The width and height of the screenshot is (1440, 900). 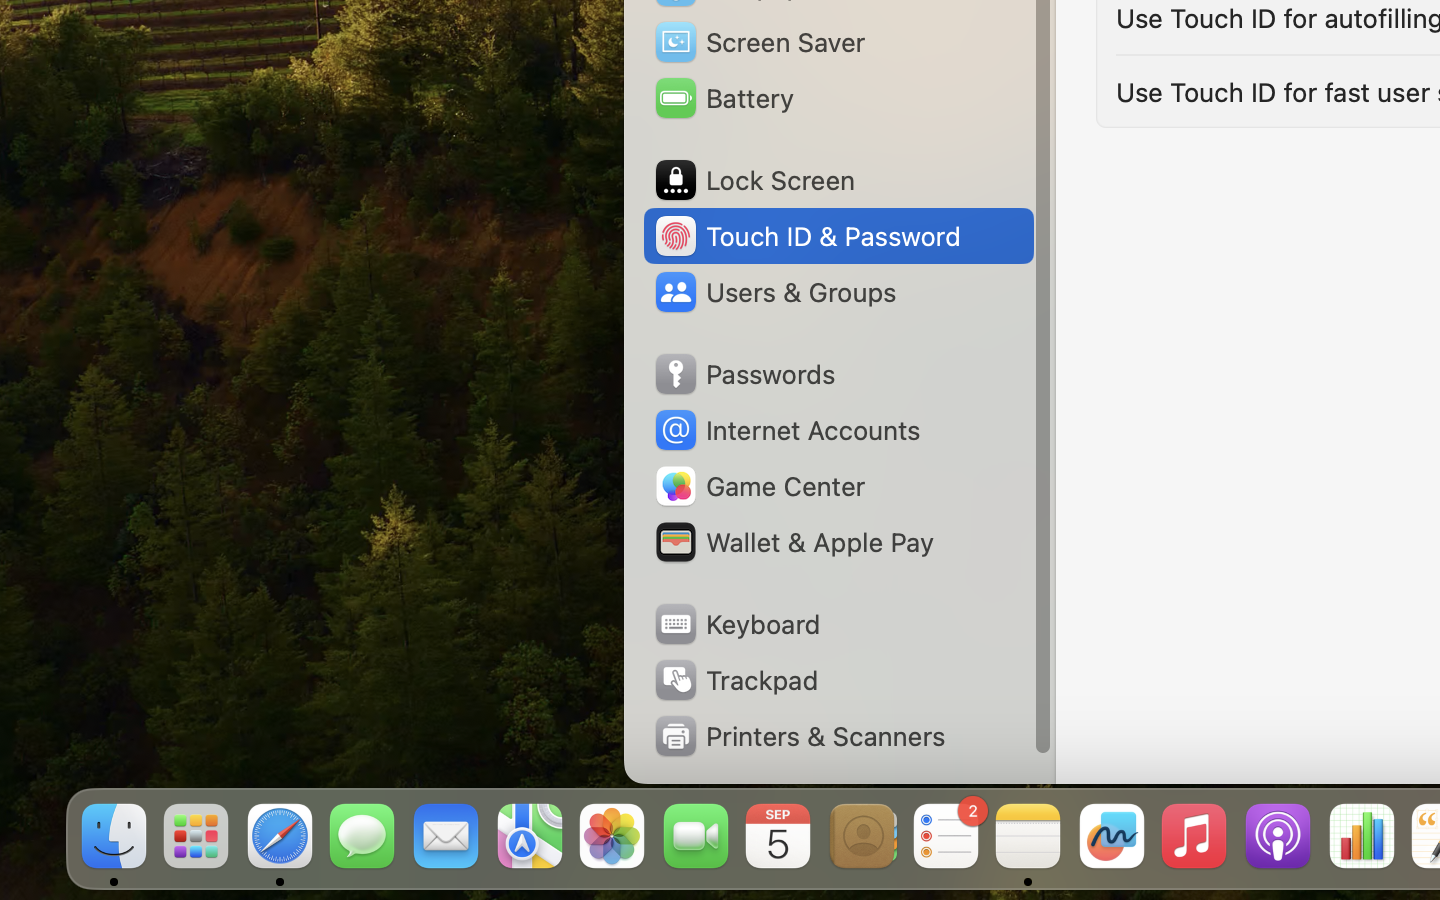 What do you see at coordinates (785, 430) in the screenshot?
I see `'Internet Accounts'` at bounding box center [785, 430].